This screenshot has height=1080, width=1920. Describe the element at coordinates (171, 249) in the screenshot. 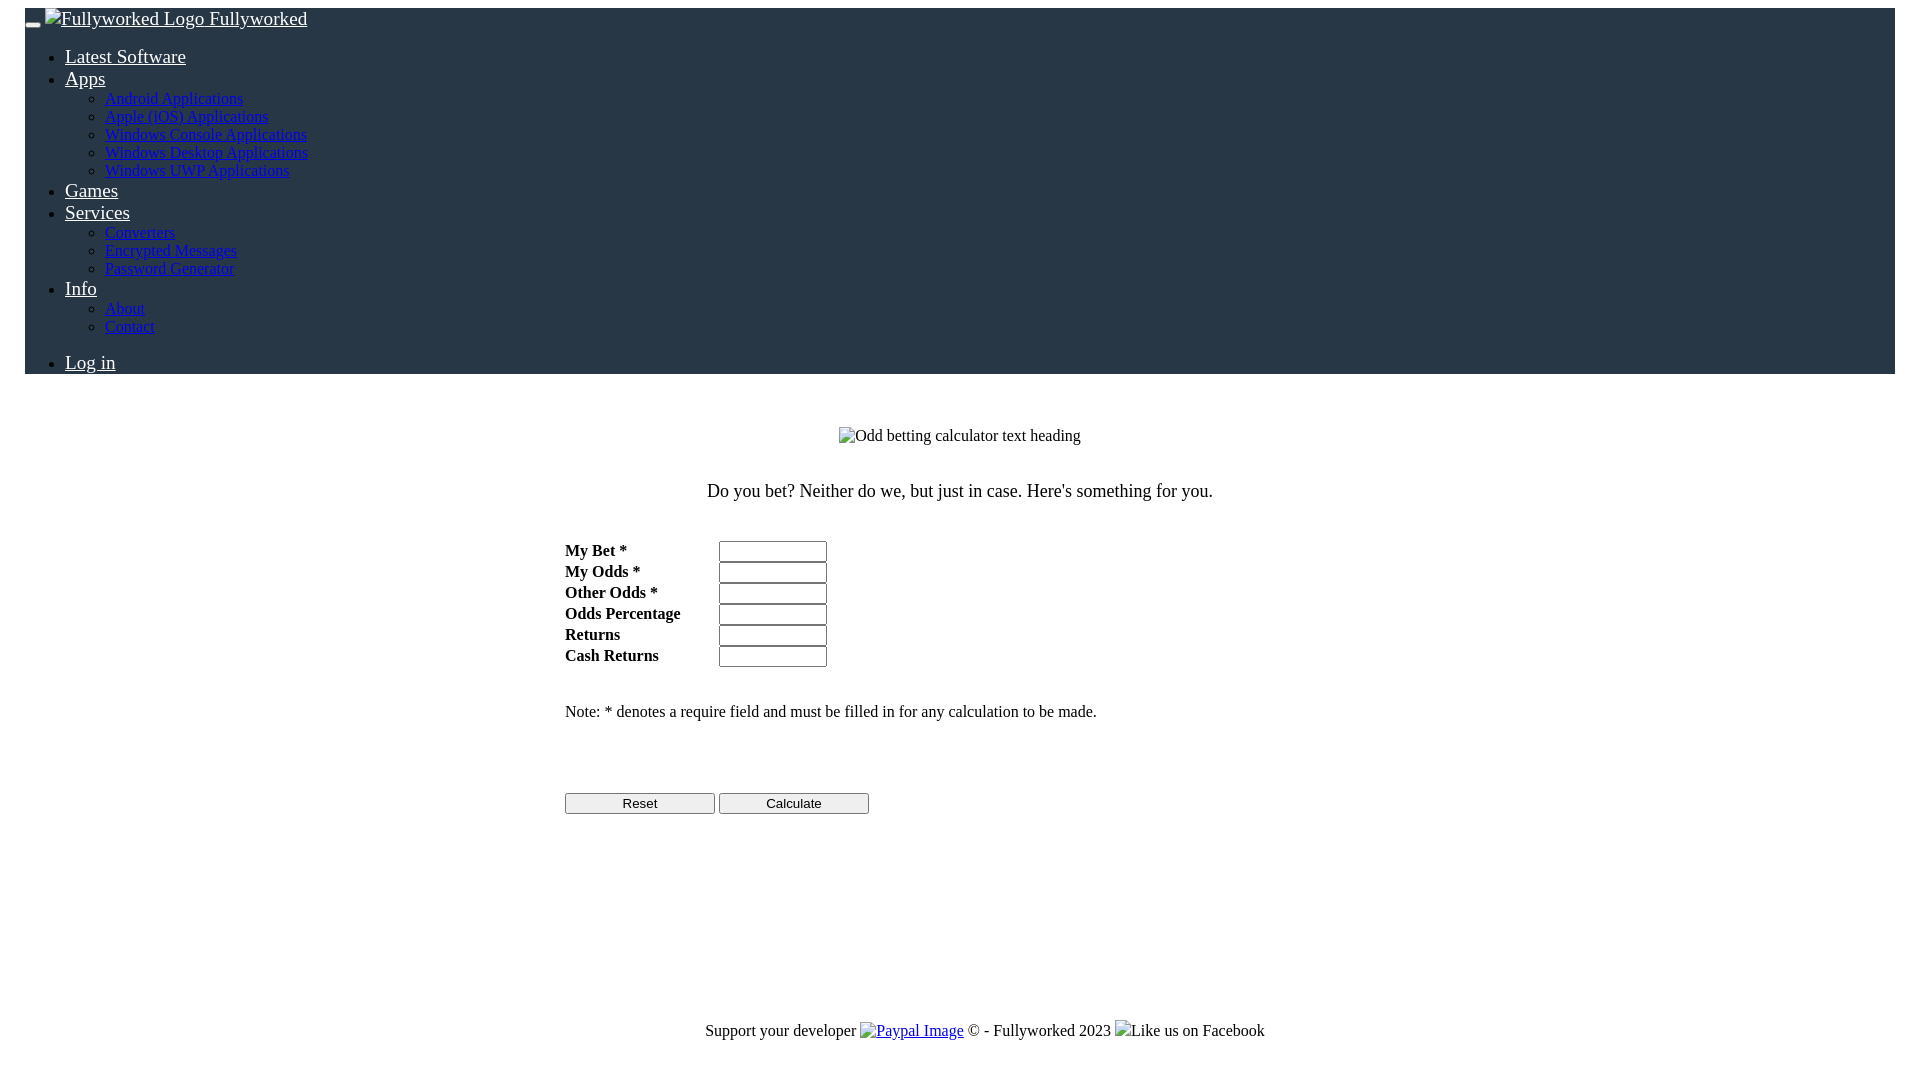

I see `'Encrypted Messages'` at that location.